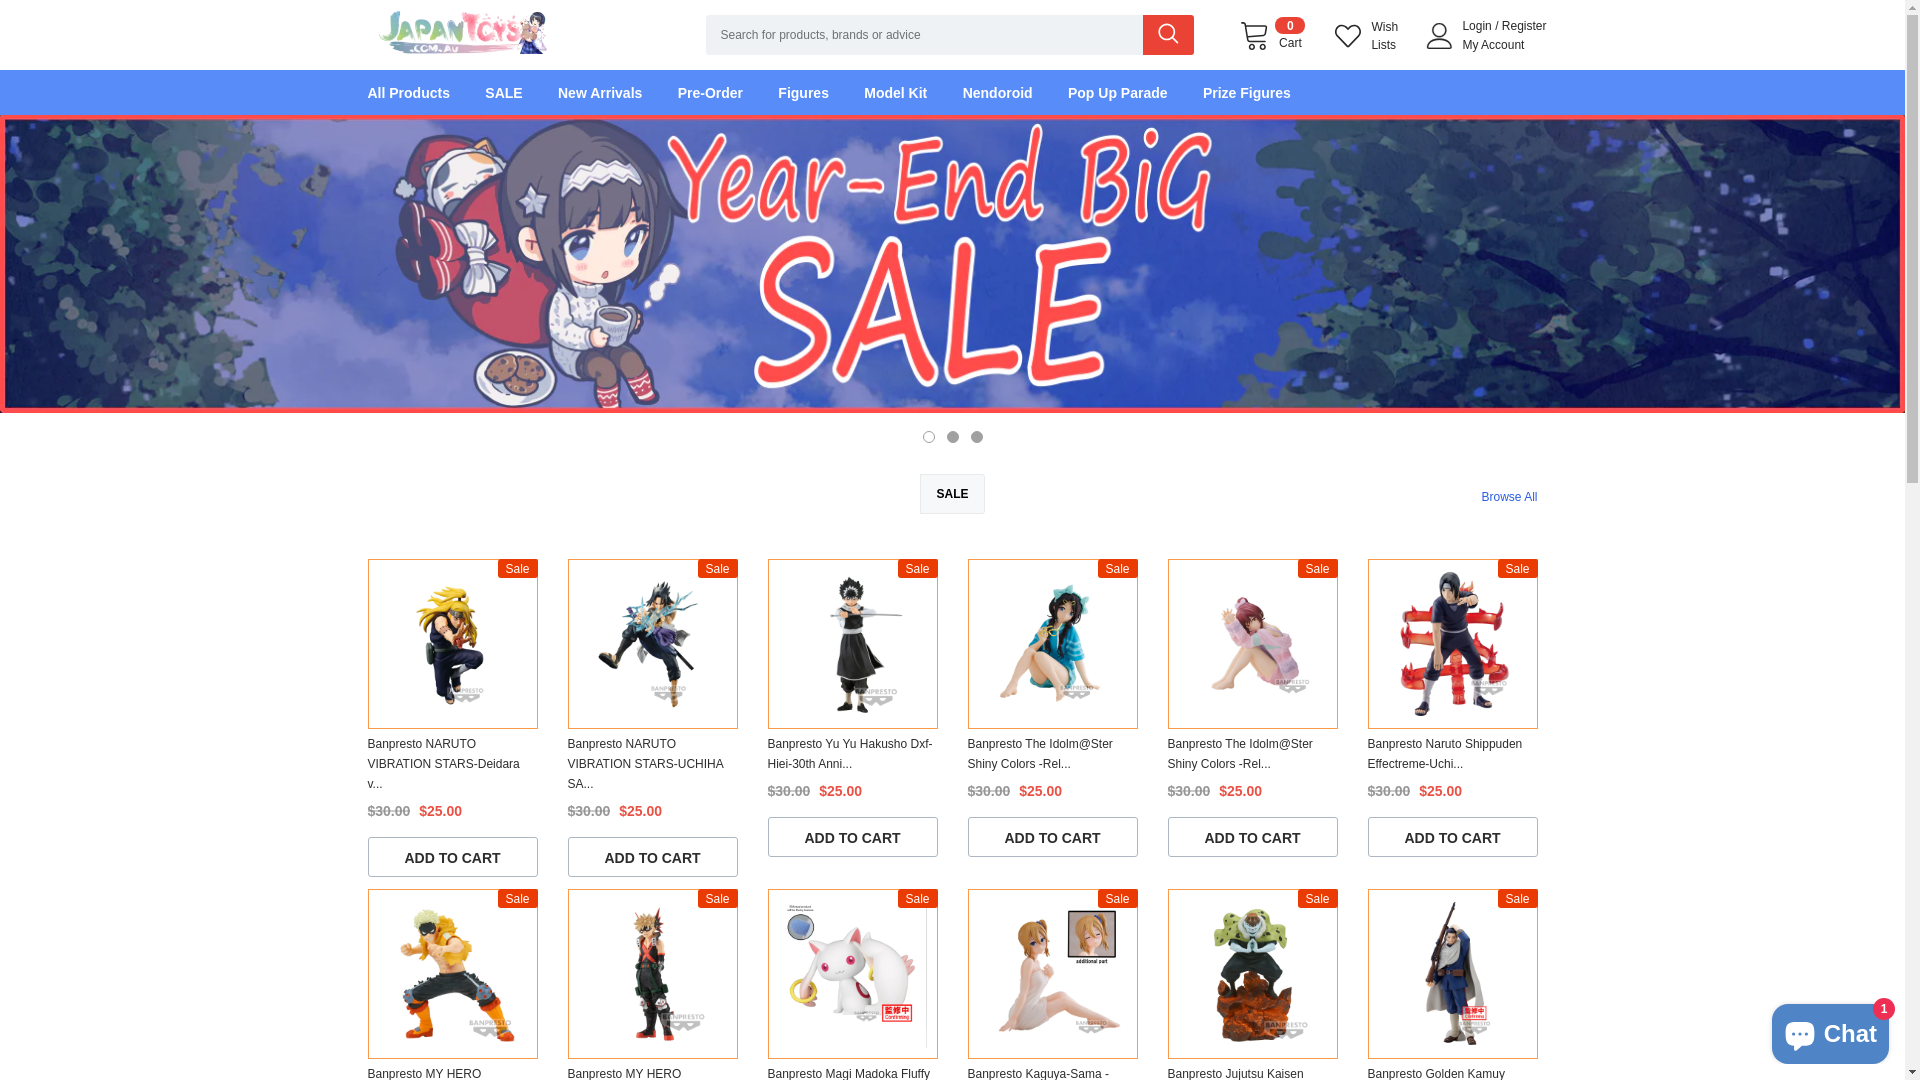  Describe the element at coordinates (1367, 753) in the screenshot. I see `'Banpresto Naruto Shippuden Effectreme-Uchi...'` at that location.